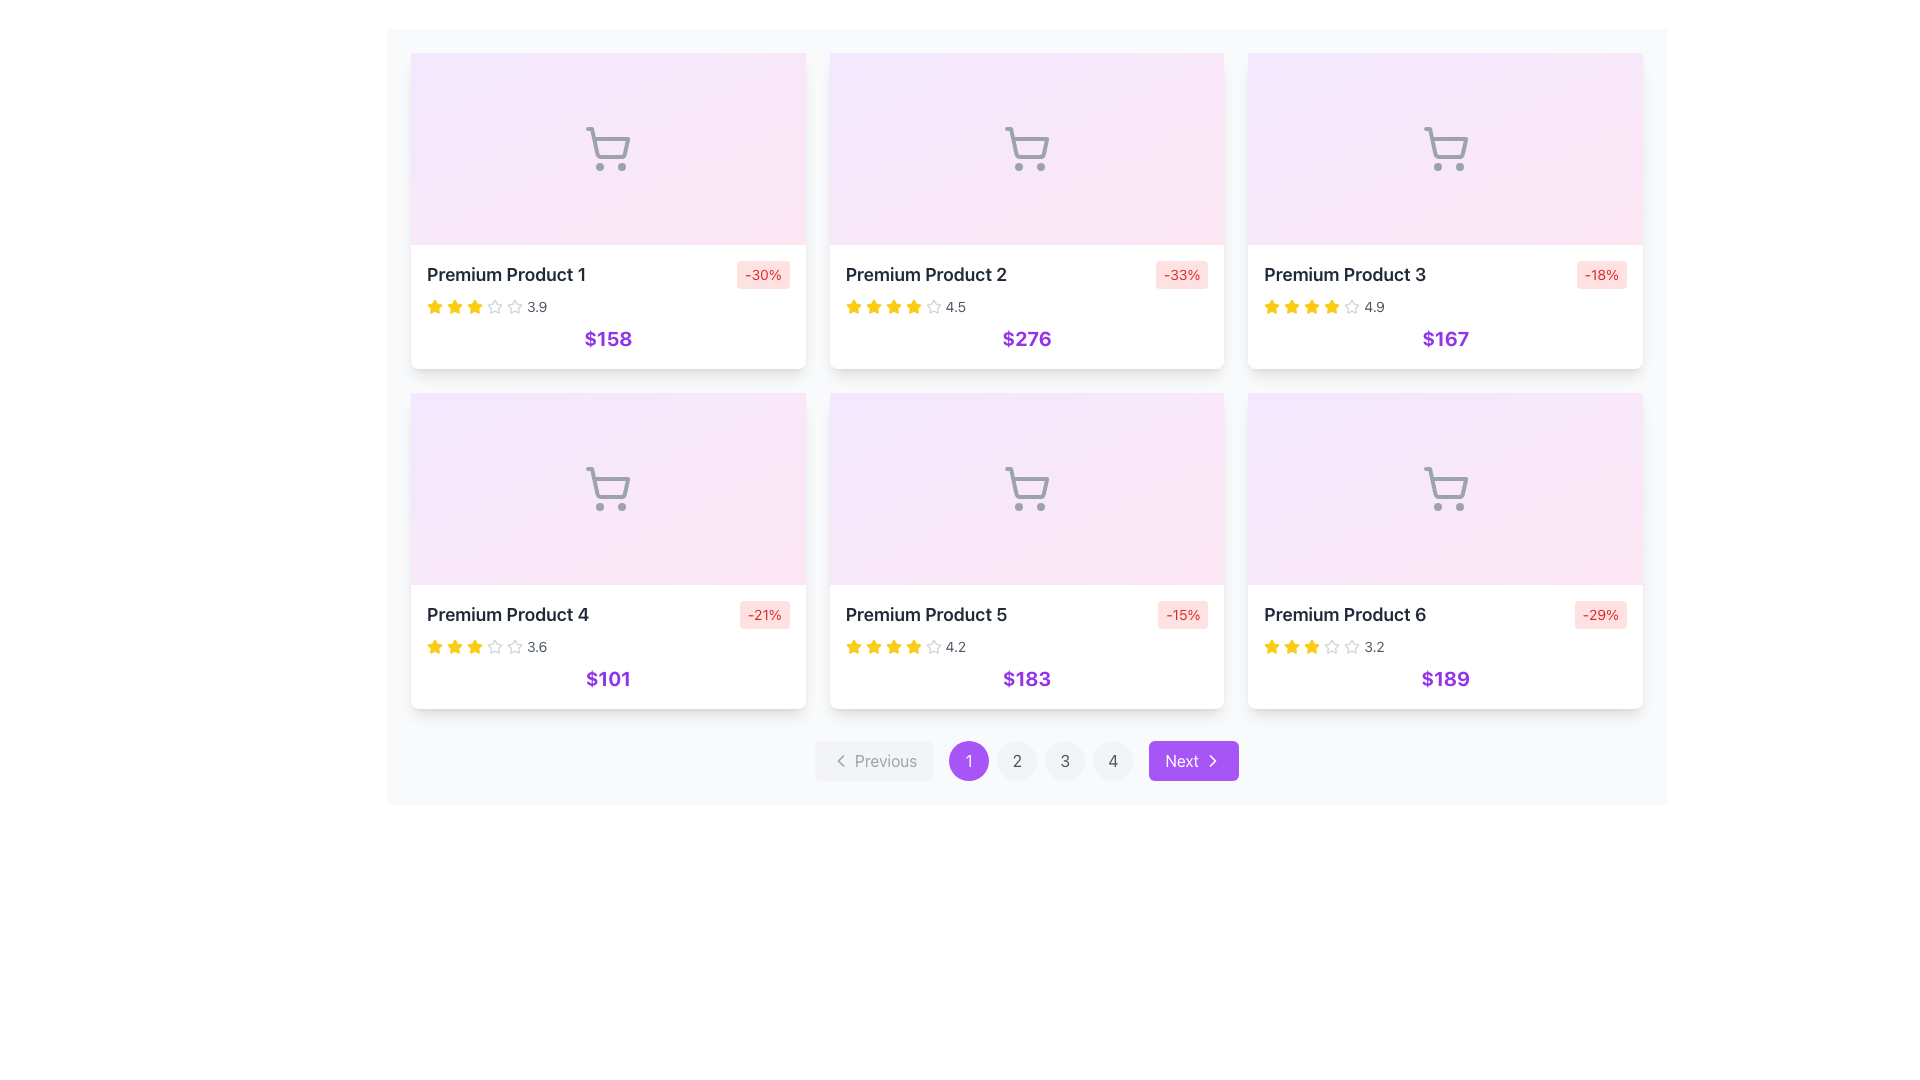  What do you see at coordinates (607, 647) in the screenshot?
I see `the fourth product card in the bottom-left corner of the grid` at bounding box center [607, 647].